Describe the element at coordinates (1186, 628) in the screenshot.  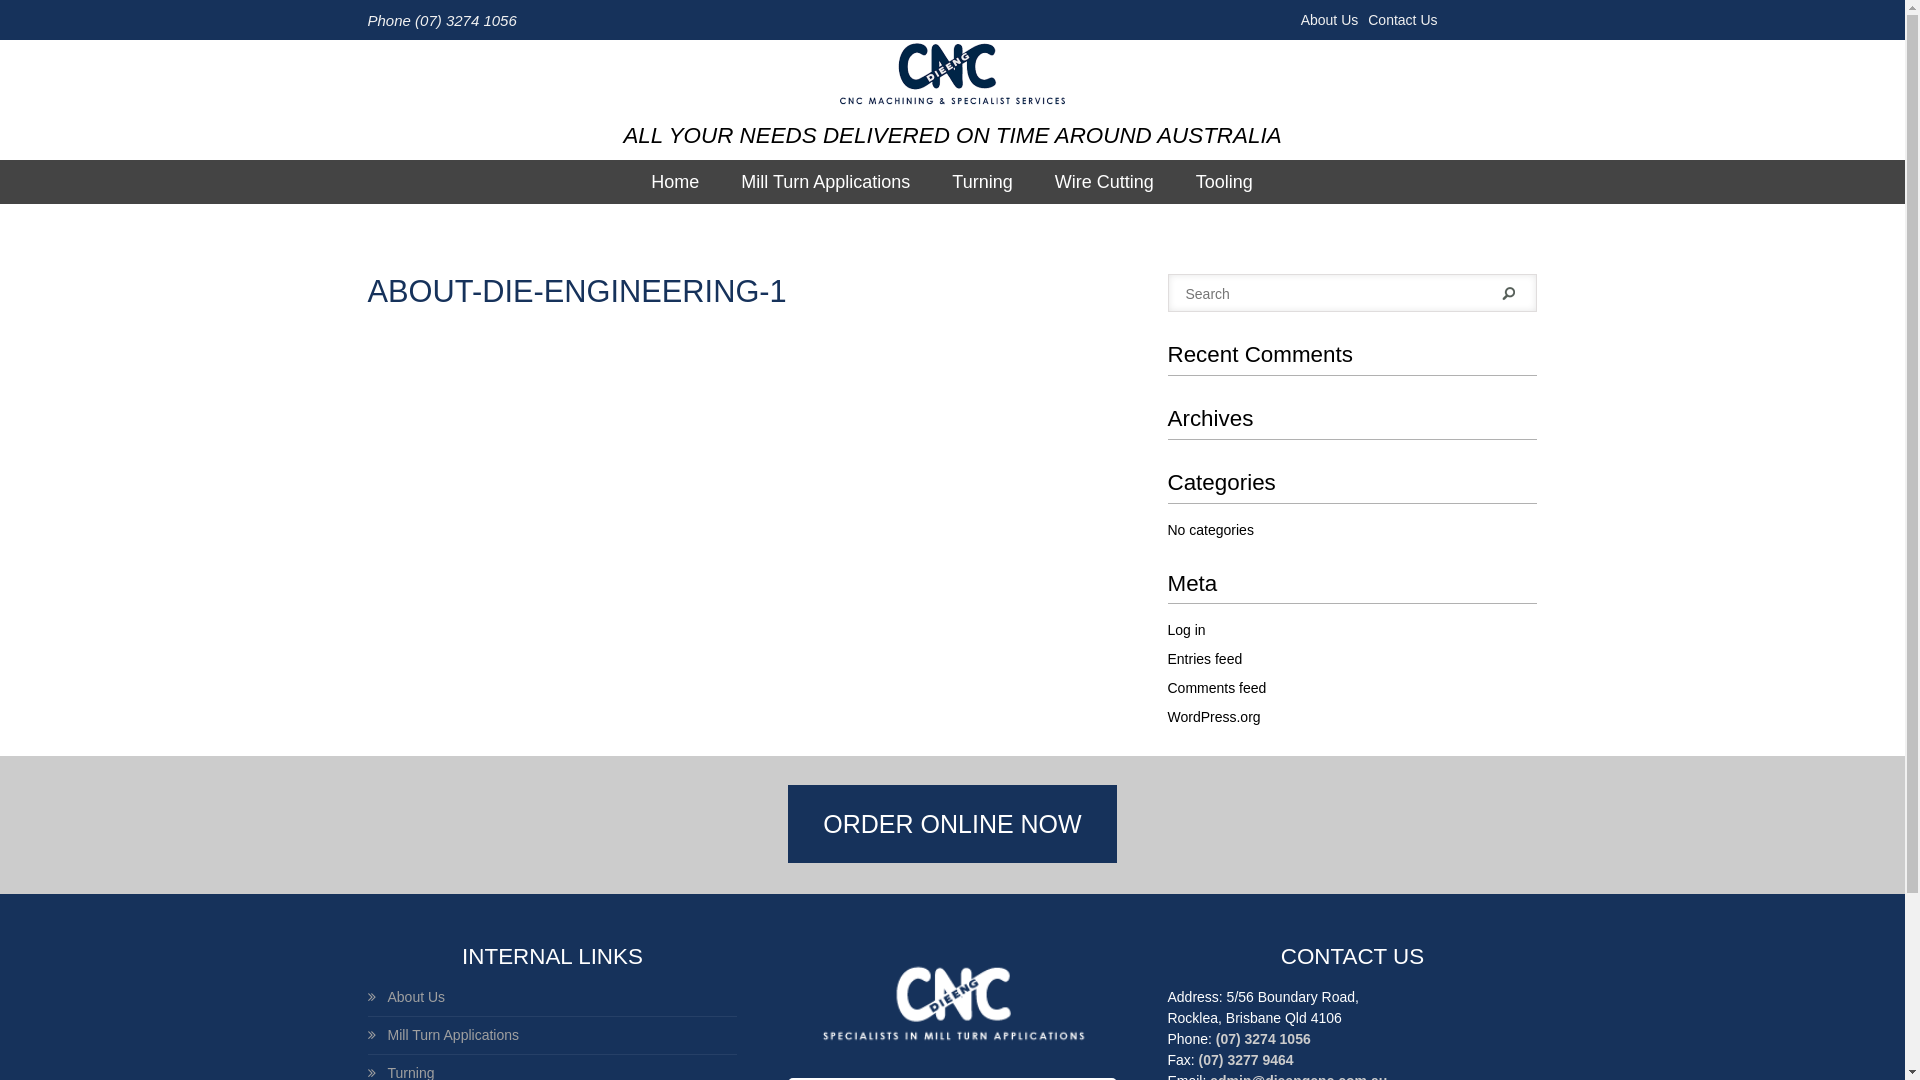
I see `'Log in'` at that location.